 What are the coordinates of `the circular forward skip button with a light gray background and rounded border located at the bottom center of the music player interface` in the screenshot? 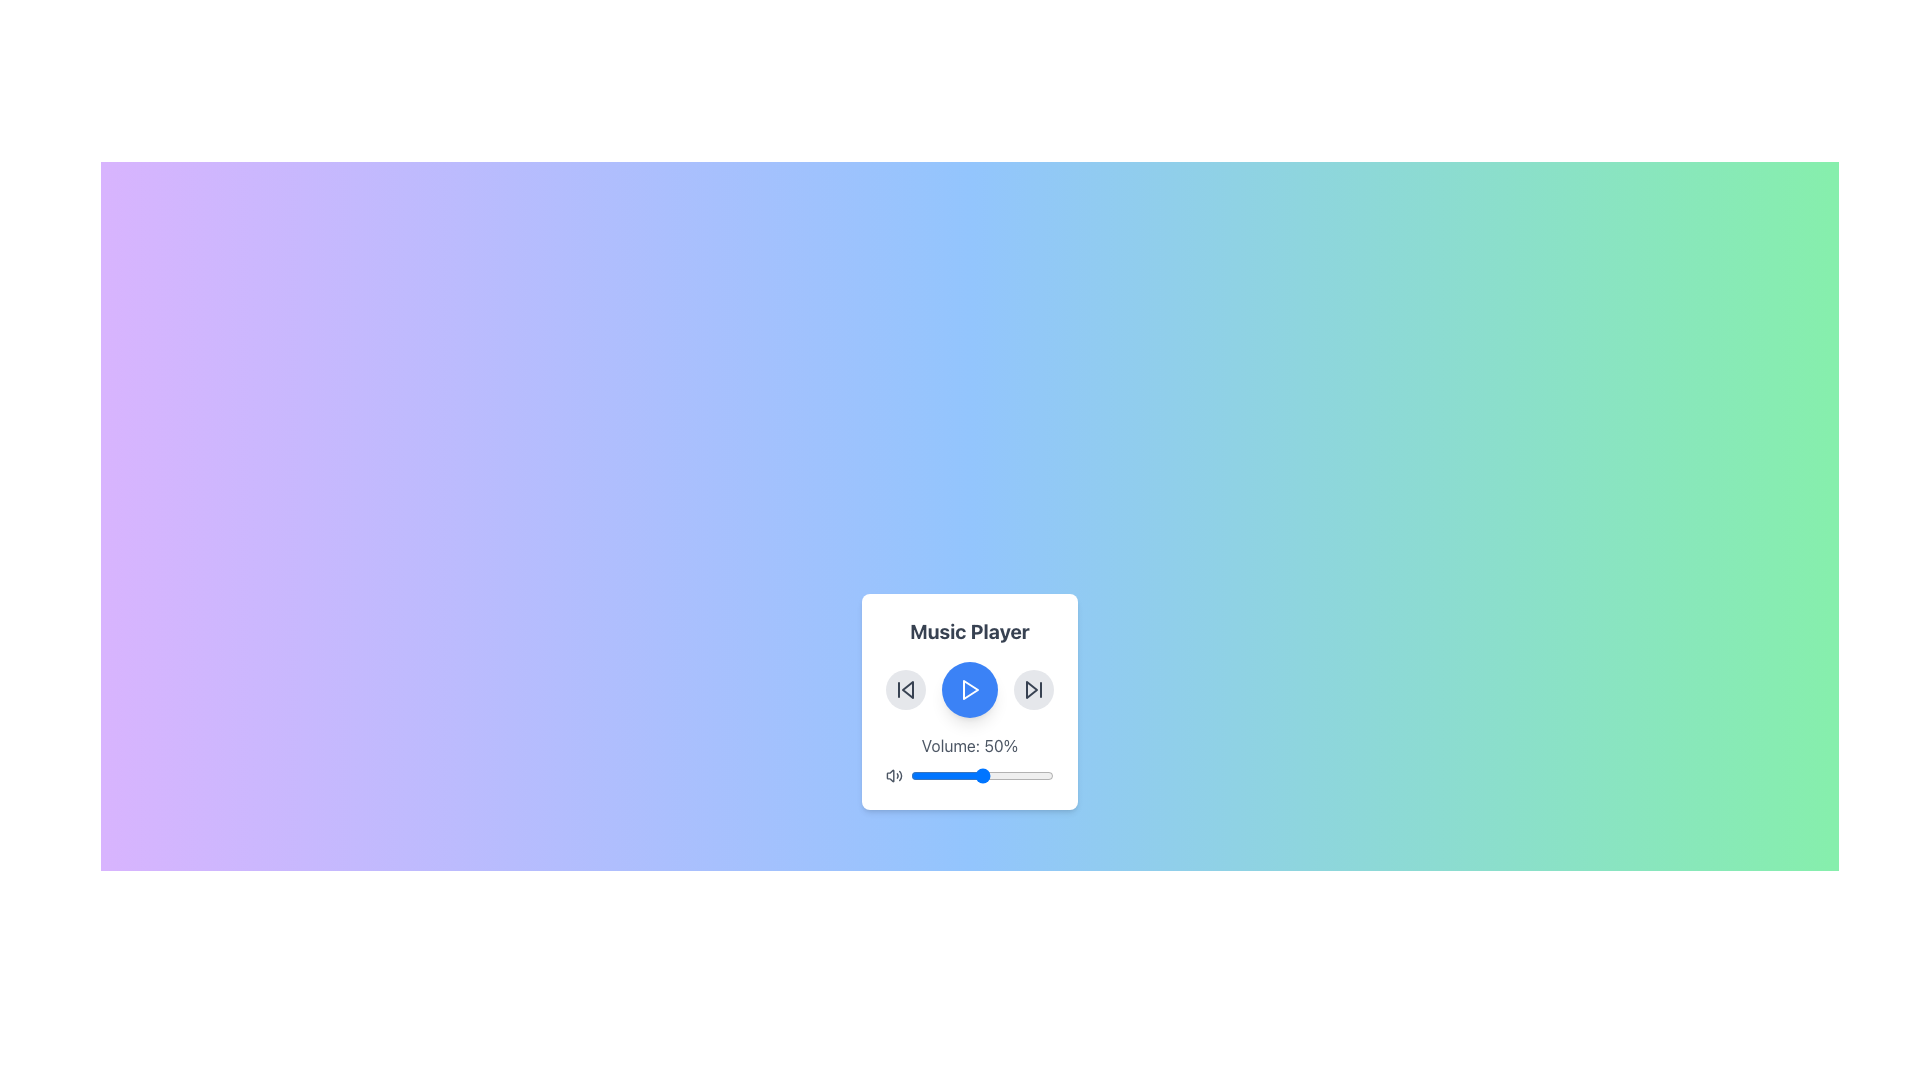 It's located at (1033, 689).